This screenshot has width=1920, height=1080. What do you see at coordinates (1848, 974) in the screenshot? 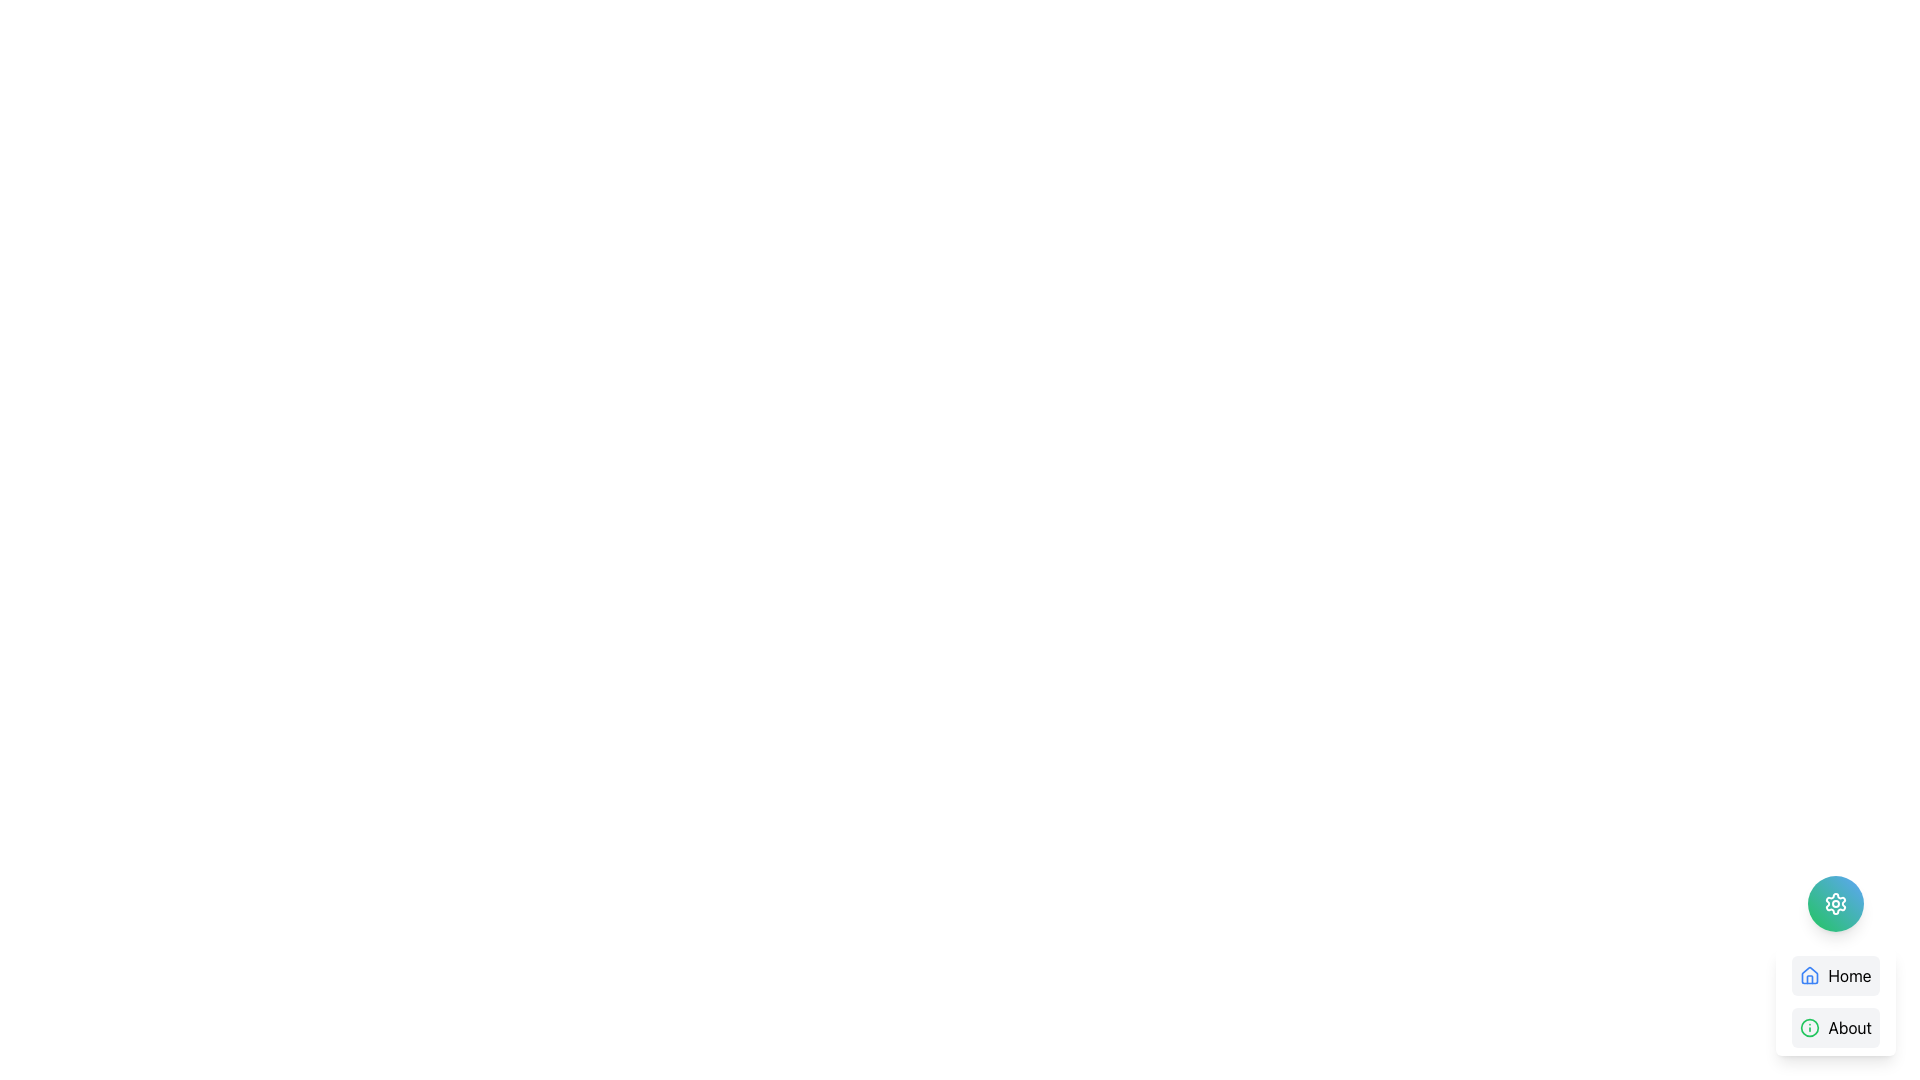
I see `the 'Home' text label, which is positioned to the right of a blue house icon in the bottom-right corner of the interface` at bounding box center [1848, 974].